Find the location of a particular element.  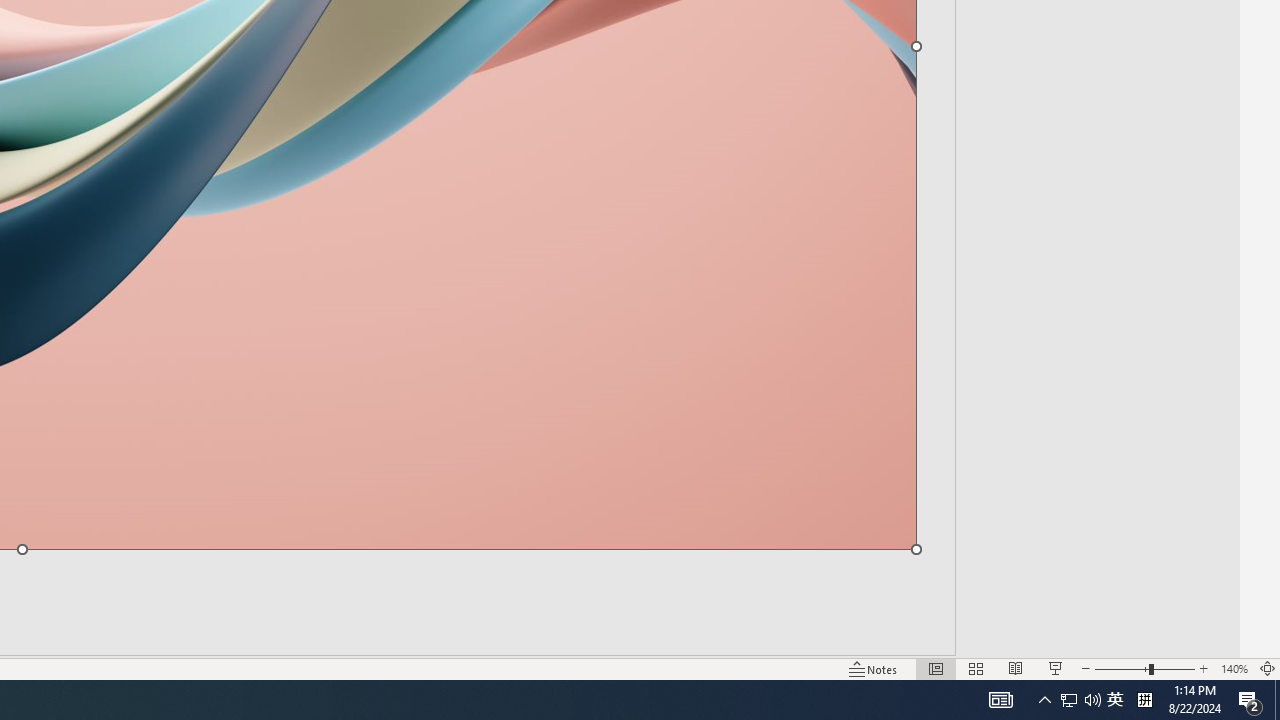

'Zoom In' is located at coordinates (1203, 669).